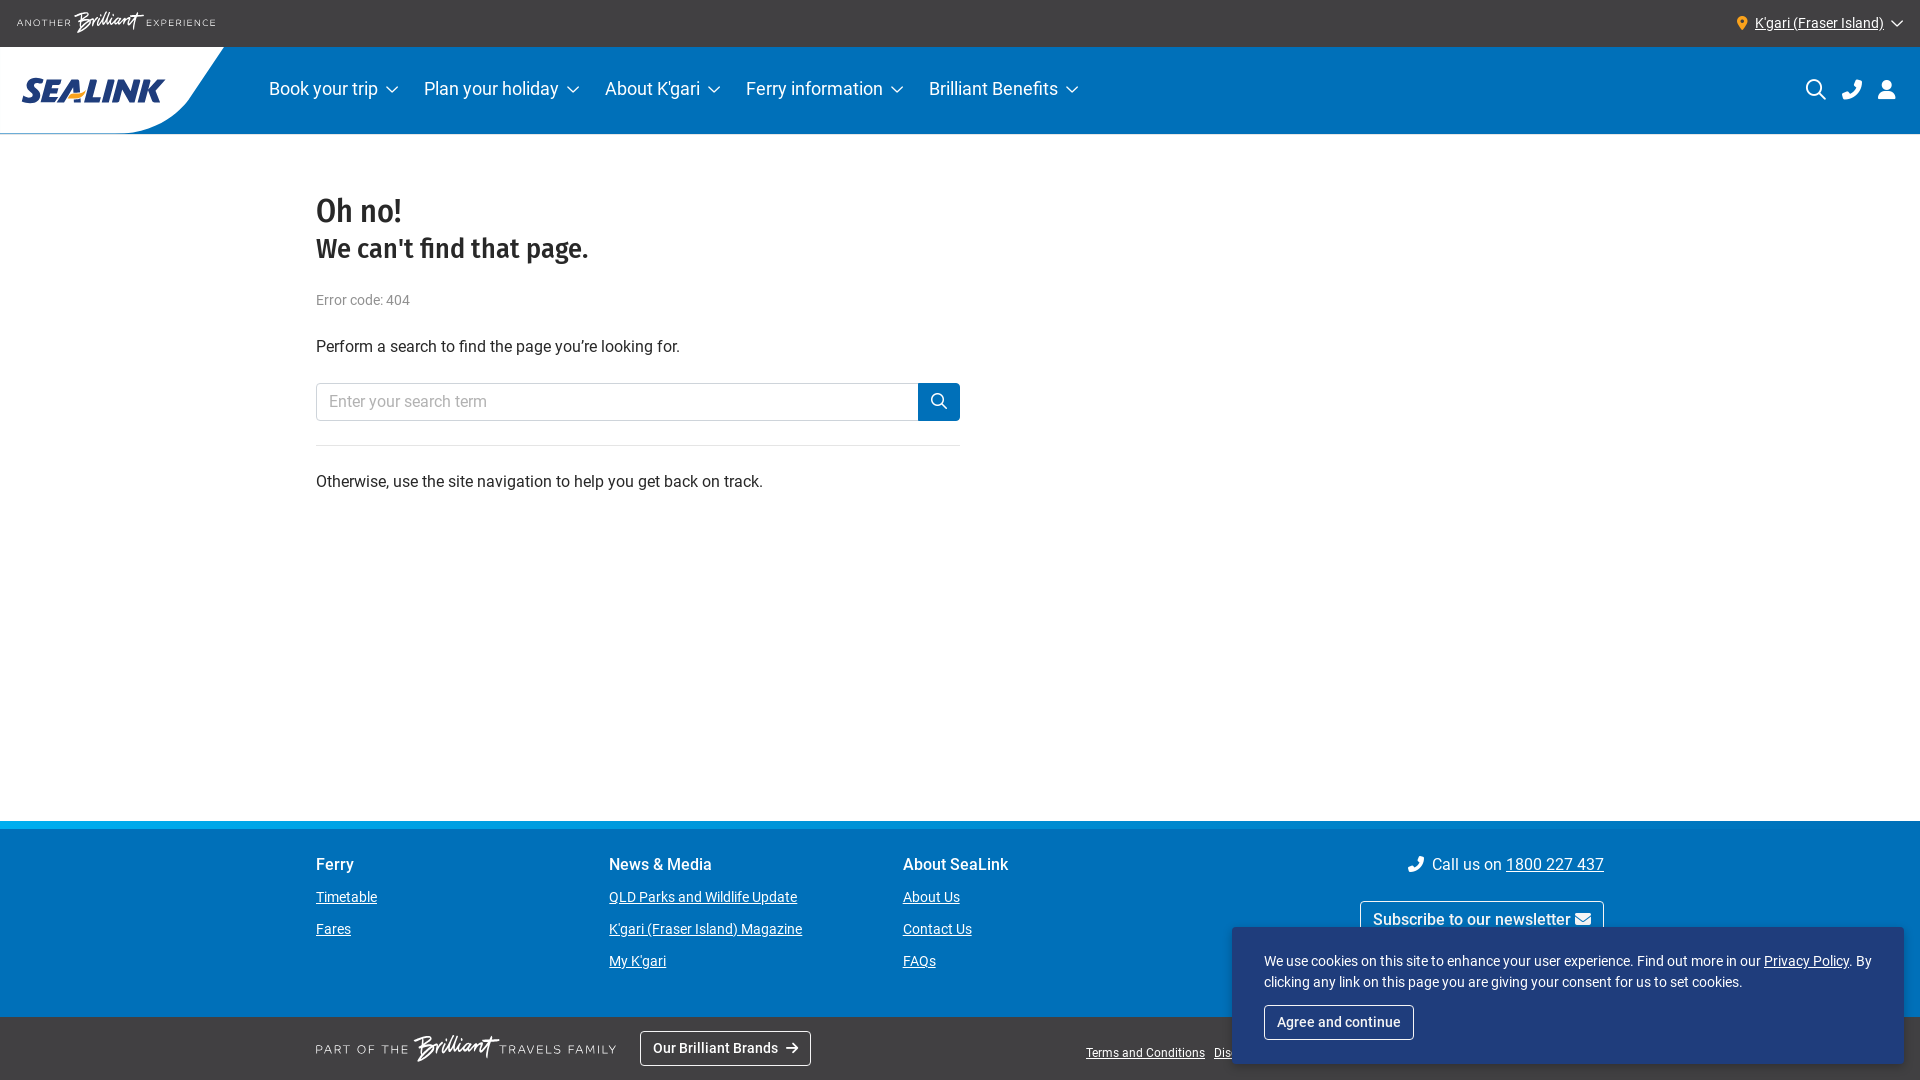 This screenshot has width=1920, height=1080. What do you see at coordinates (1806, 959) in the screenshot?
I see `'Privacy Policy'` at bounding box center [1806, 959].